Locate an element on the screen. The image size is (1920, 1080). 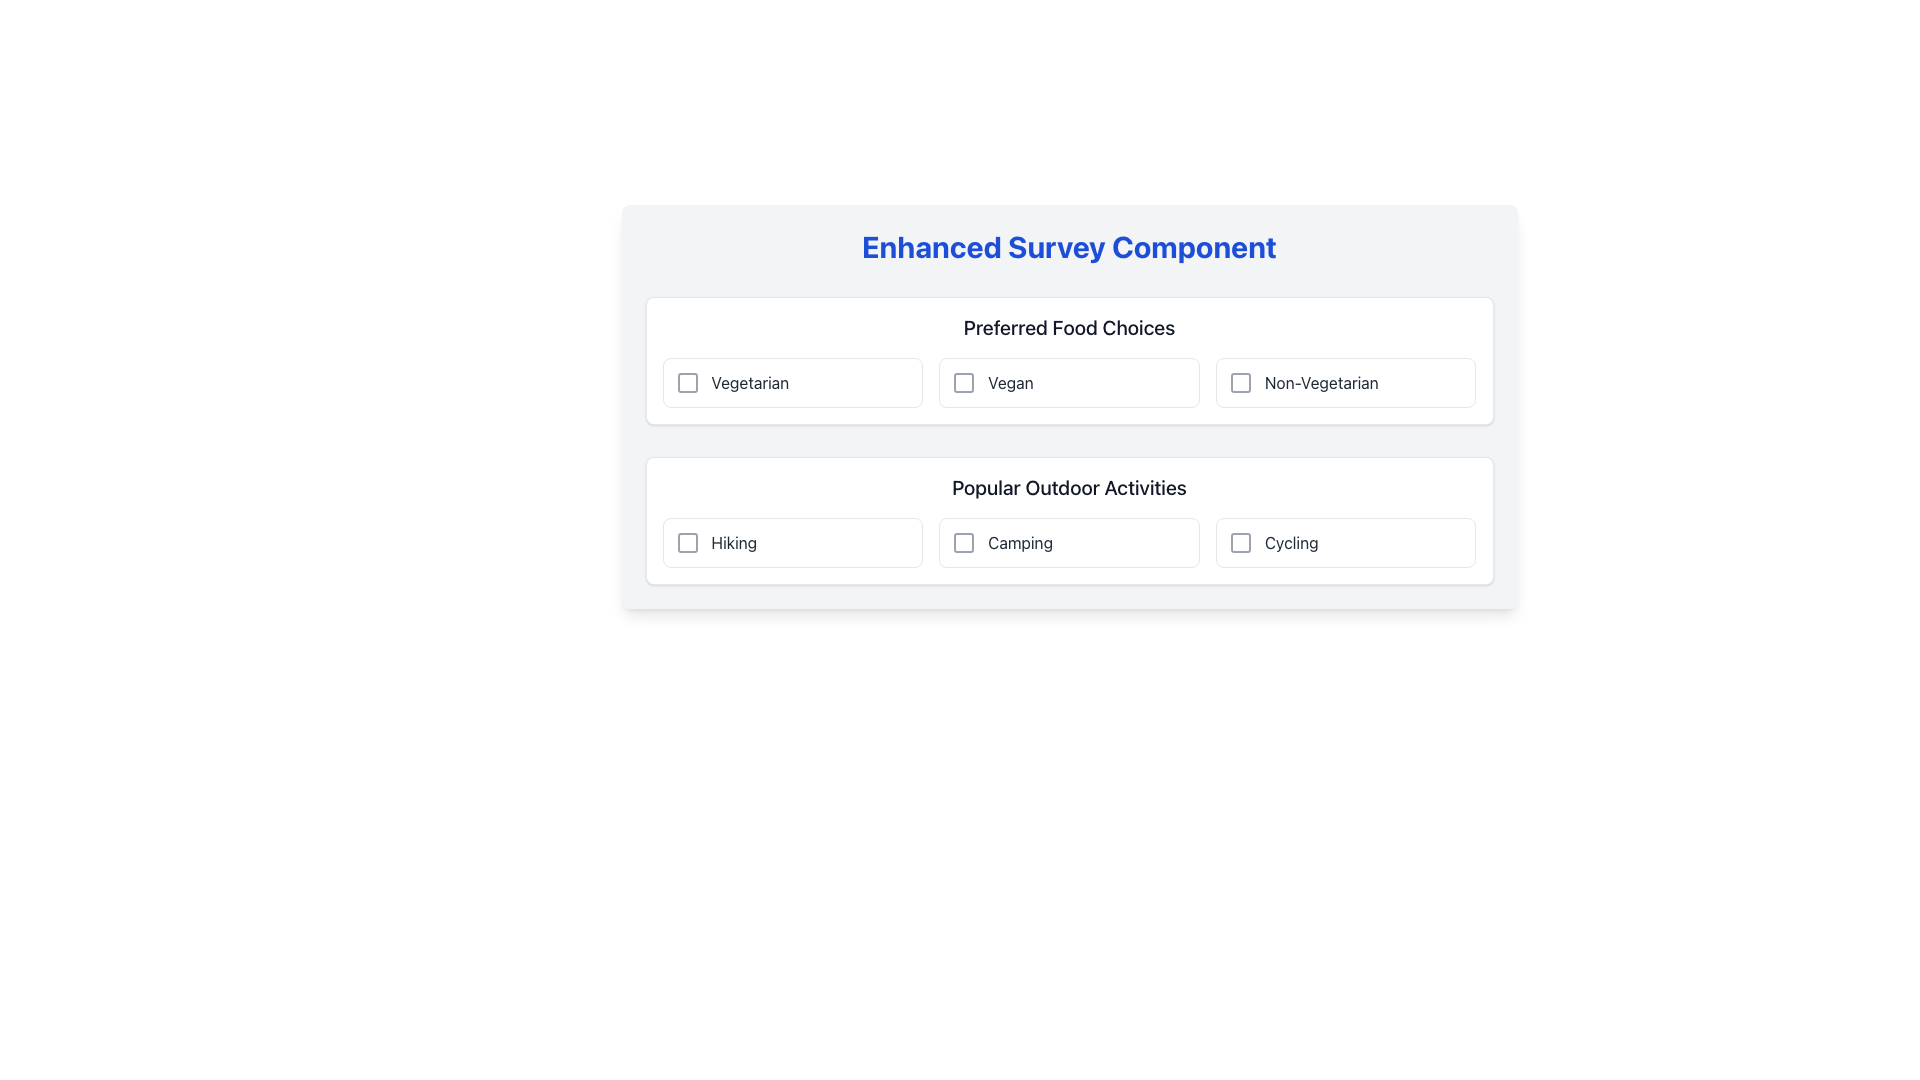
the checkbox for the 'Vegan' option in the 'Preferred Food Choices' section is located at coordinates (964, 382).